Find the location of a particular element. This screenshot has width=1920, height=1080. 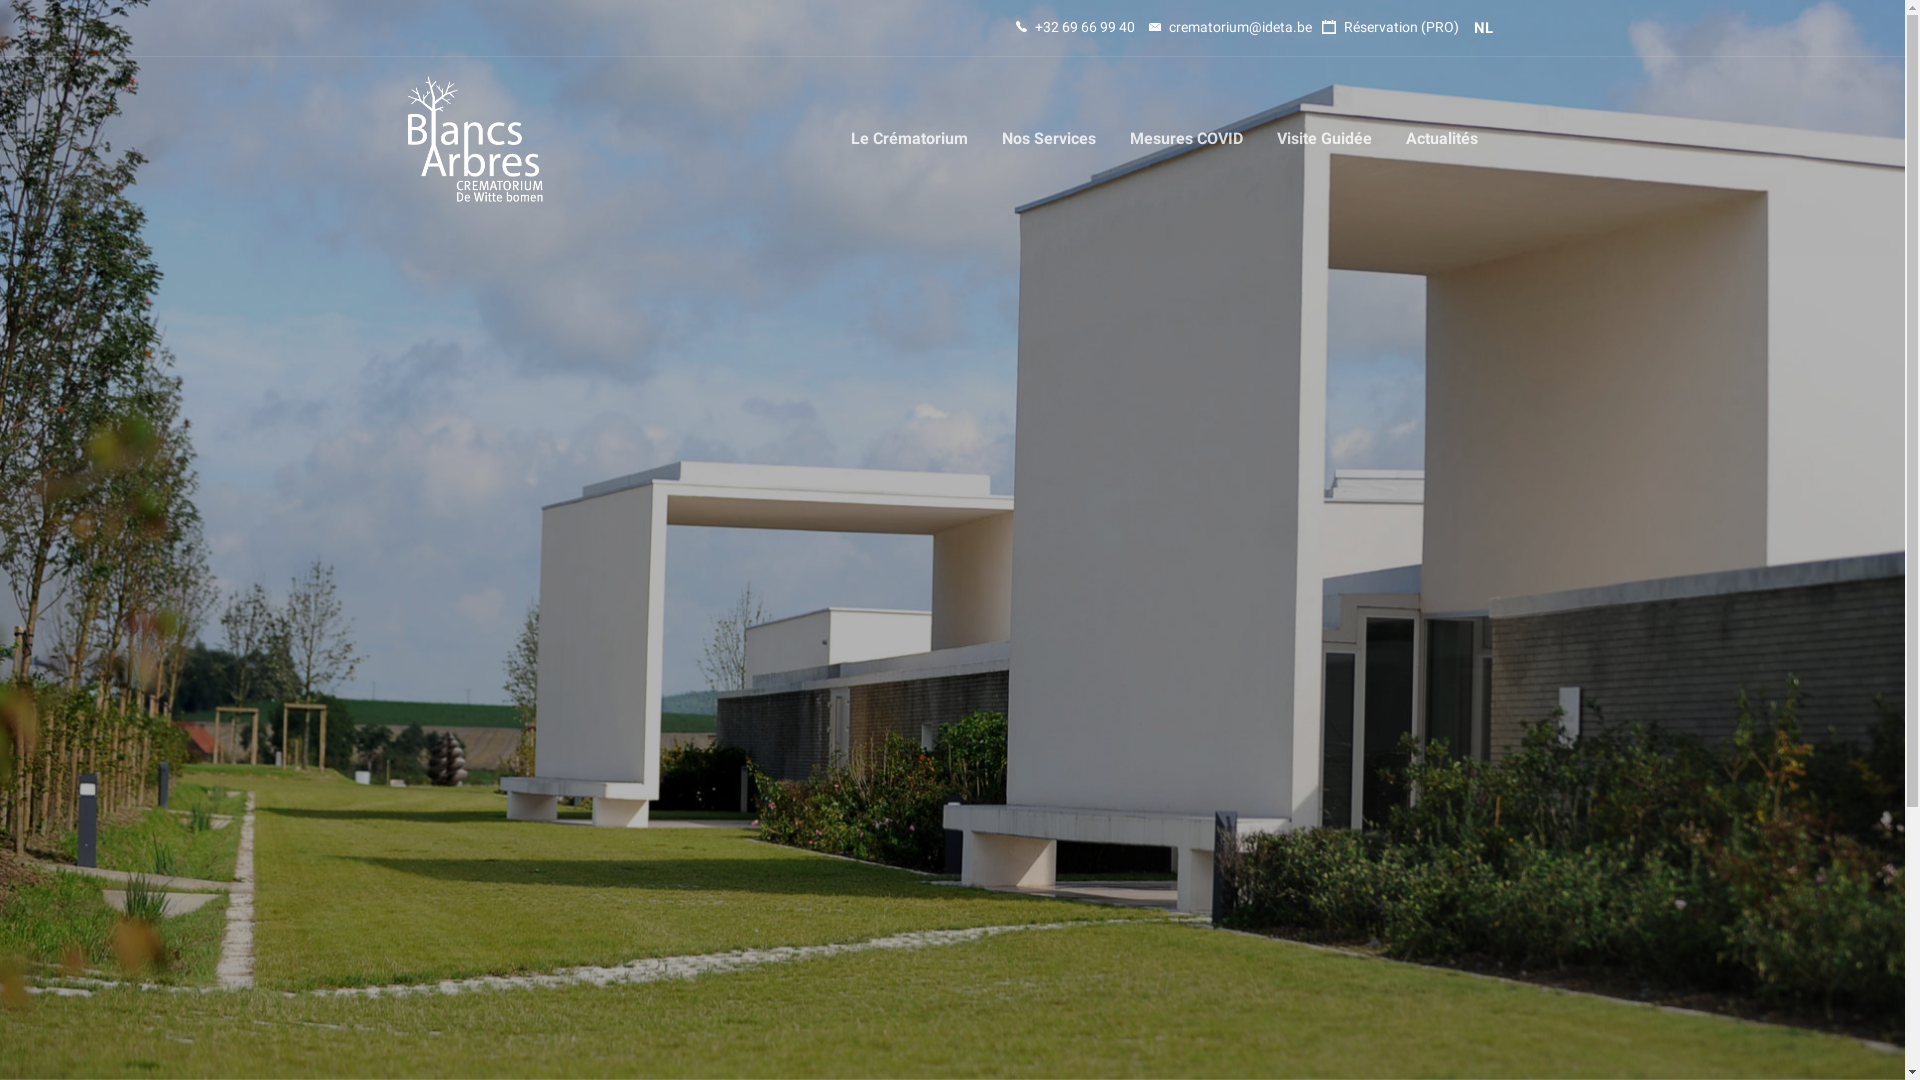

'Nos Services' is located at coordinates (1046, 137).